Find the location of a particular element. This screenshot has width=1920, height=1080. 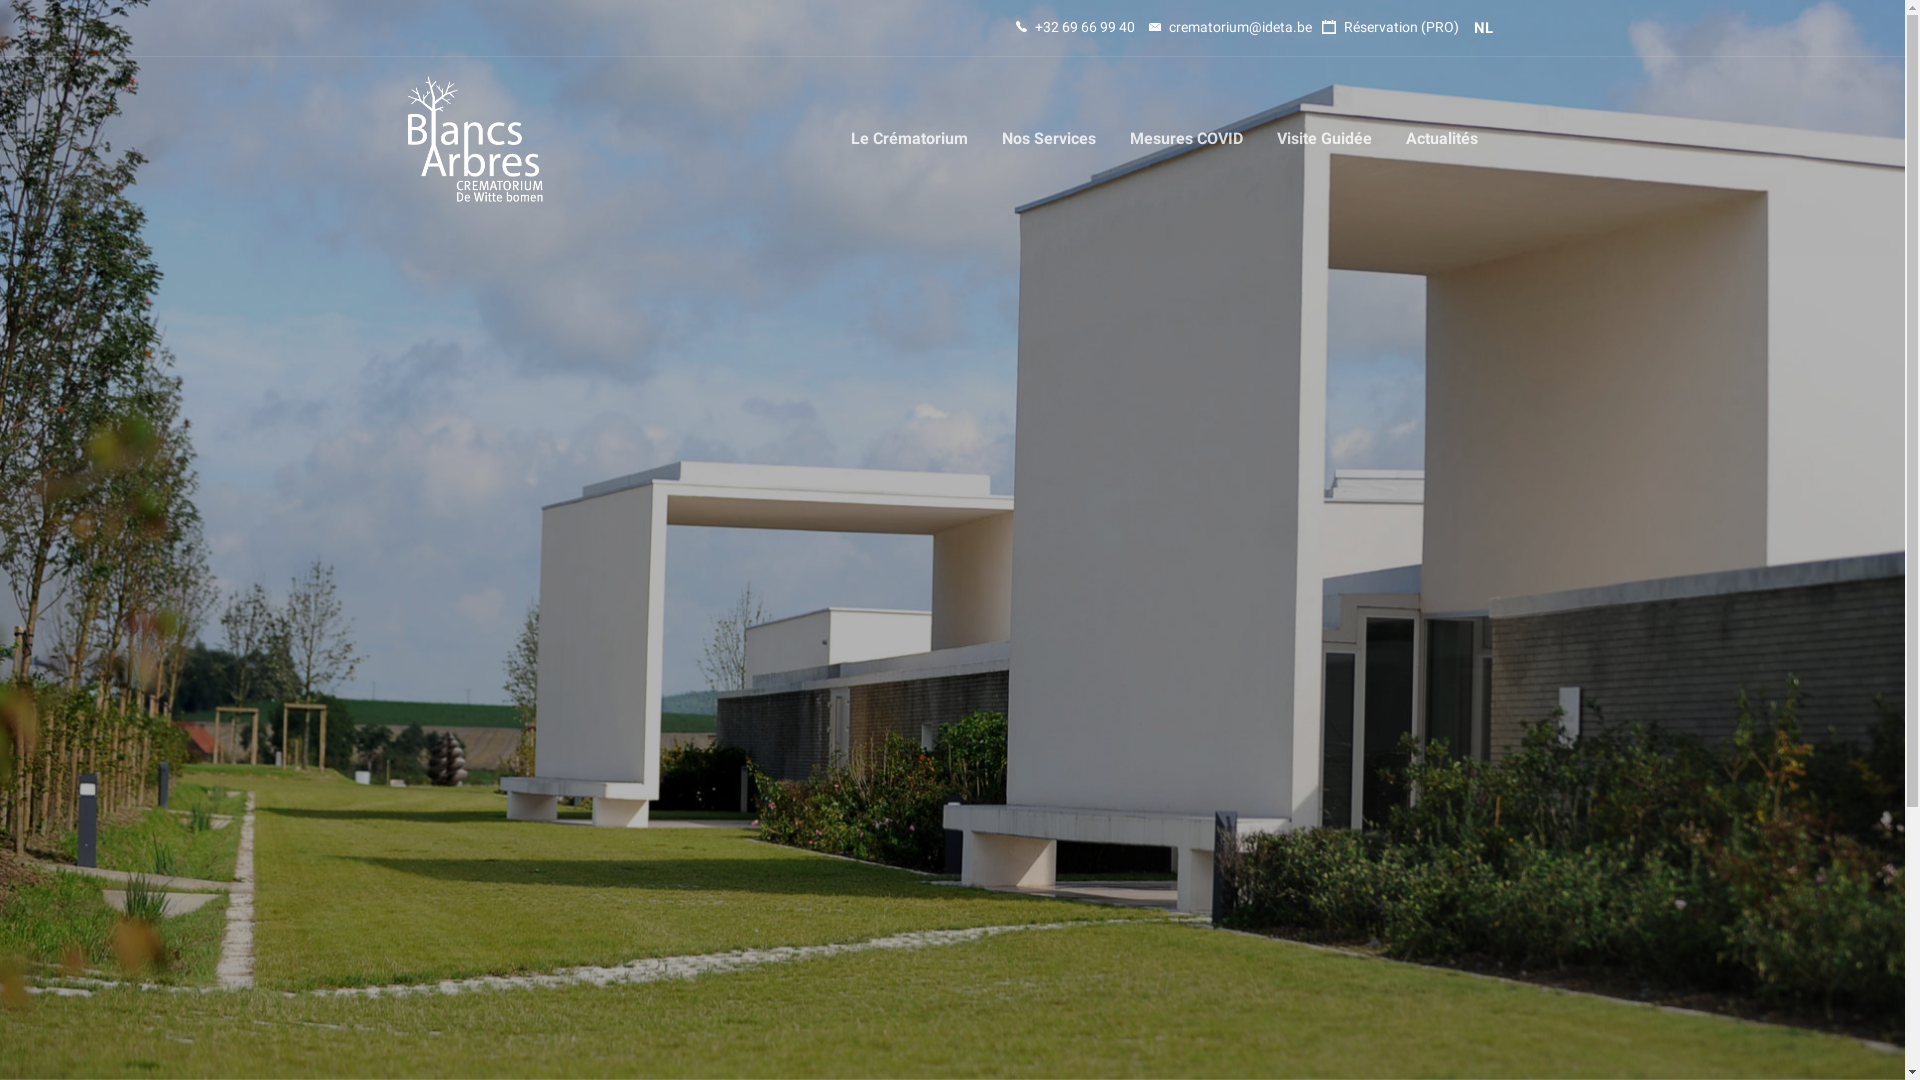

'Nos Services' is located at coordinates (1046, 137).